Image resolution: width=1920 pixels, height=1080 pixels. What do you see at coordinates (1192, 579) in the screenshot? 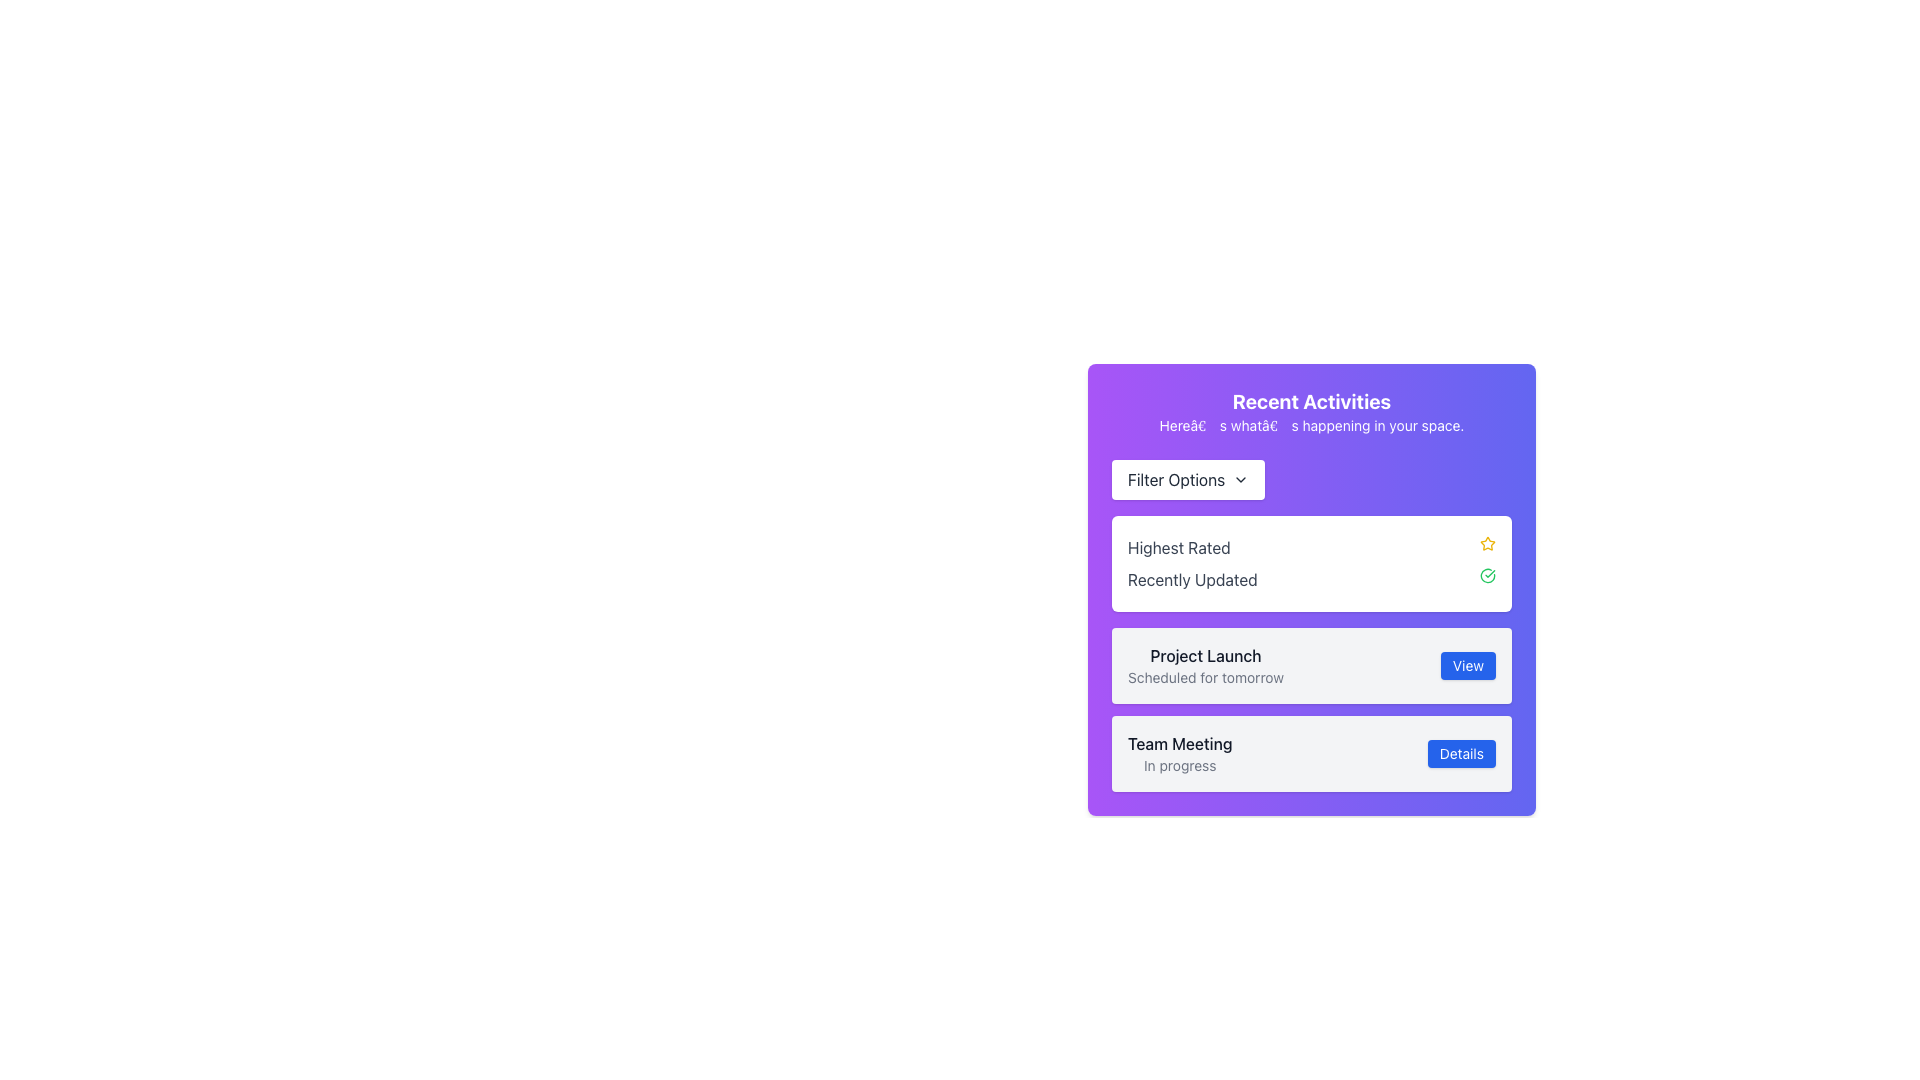
I see `the text label that indicates a section for recently updated items, positioned below the 'Highest Rated' item` at bounding box center [1192, 579].